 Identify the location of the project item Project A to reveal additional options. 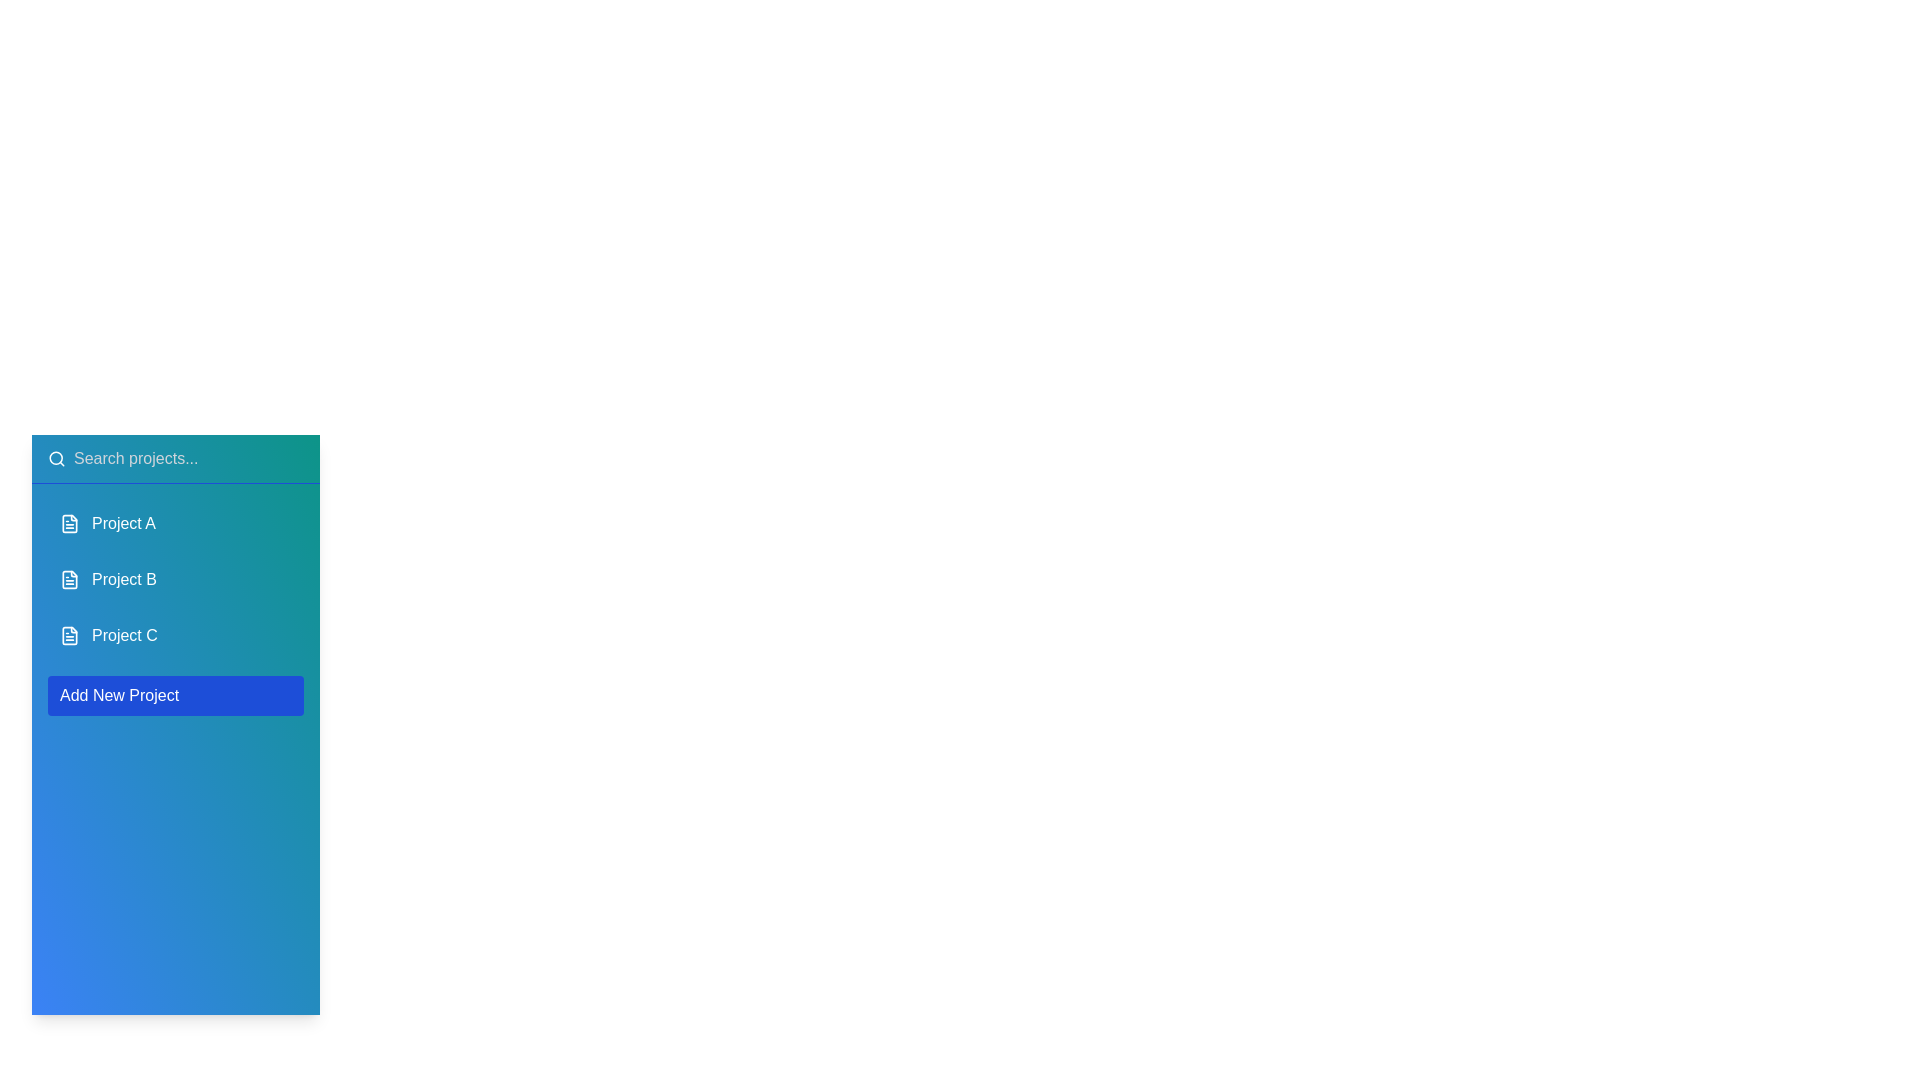
(176, 523).